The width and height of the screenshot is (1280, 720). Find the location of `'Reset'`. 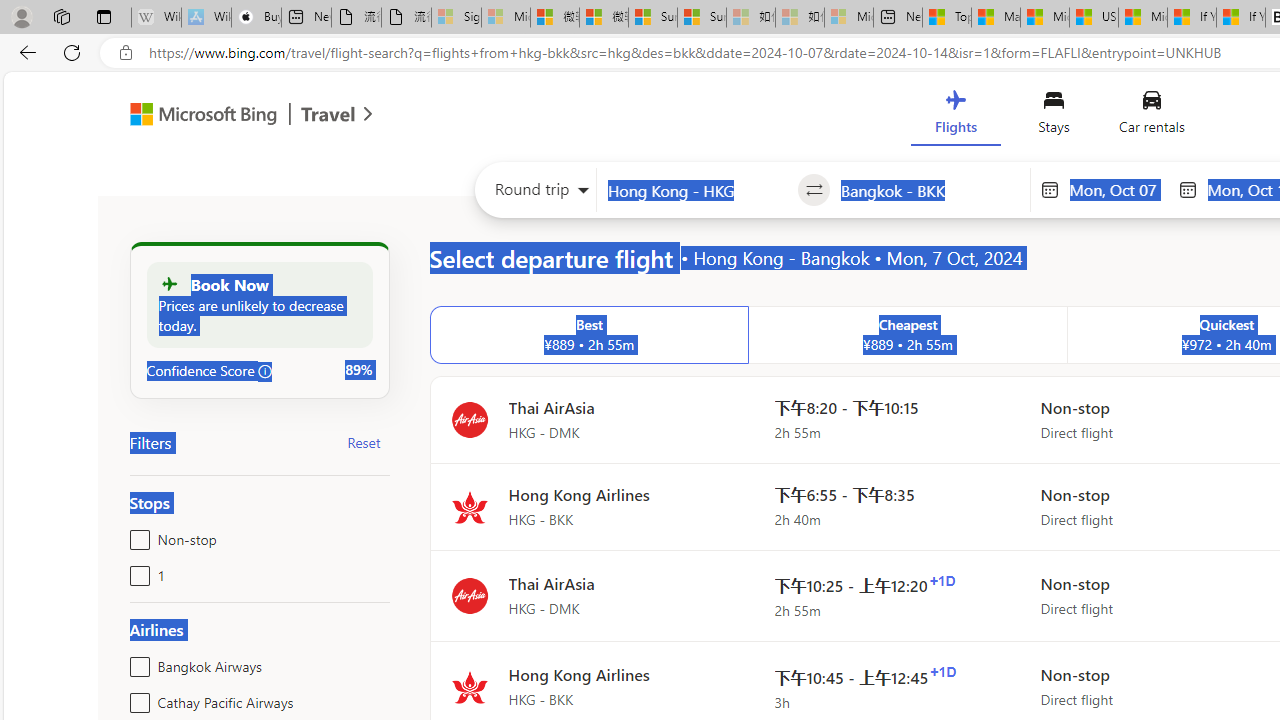

'Reset' is located at coordinates (364, 441).